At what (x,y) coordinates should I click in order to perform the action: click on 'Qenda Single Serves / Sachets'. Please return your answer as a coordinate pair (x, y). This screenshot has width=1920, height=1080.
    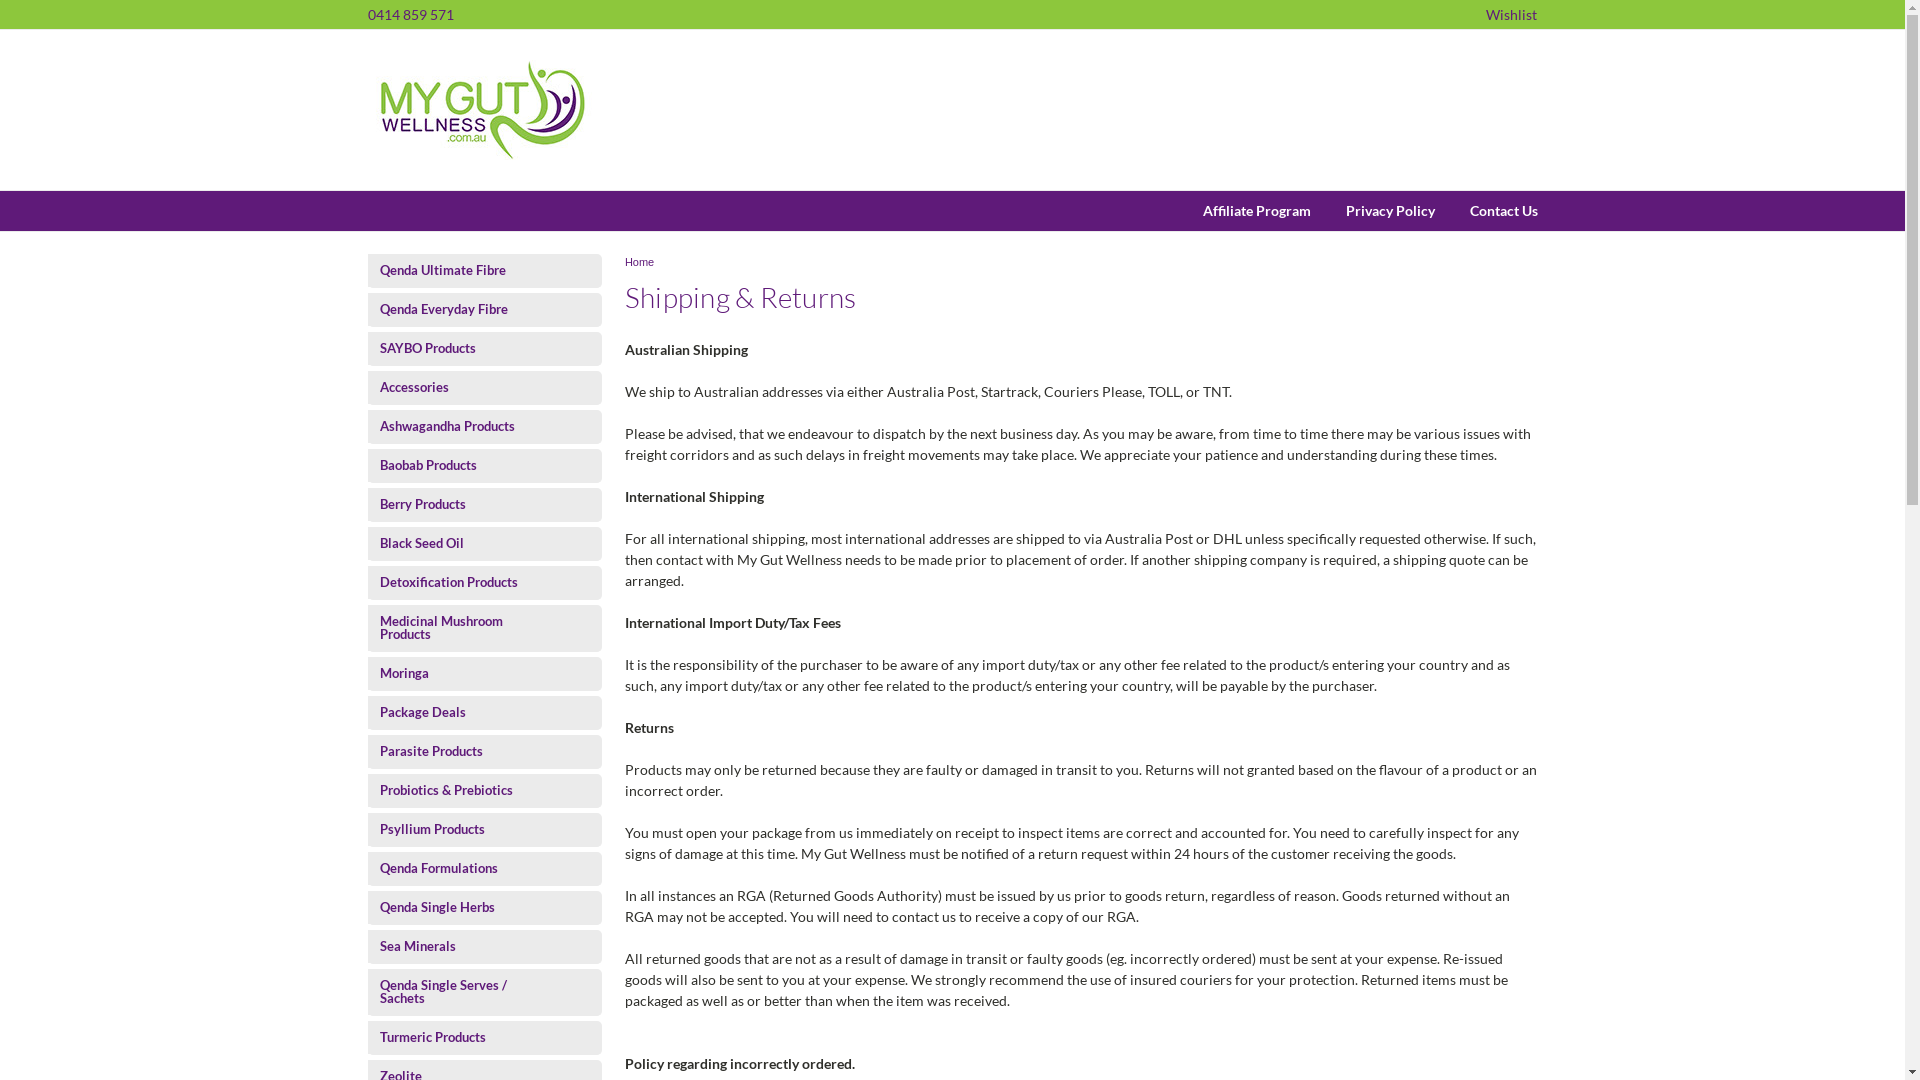
    Looking at the image, I should click on (466, 991).